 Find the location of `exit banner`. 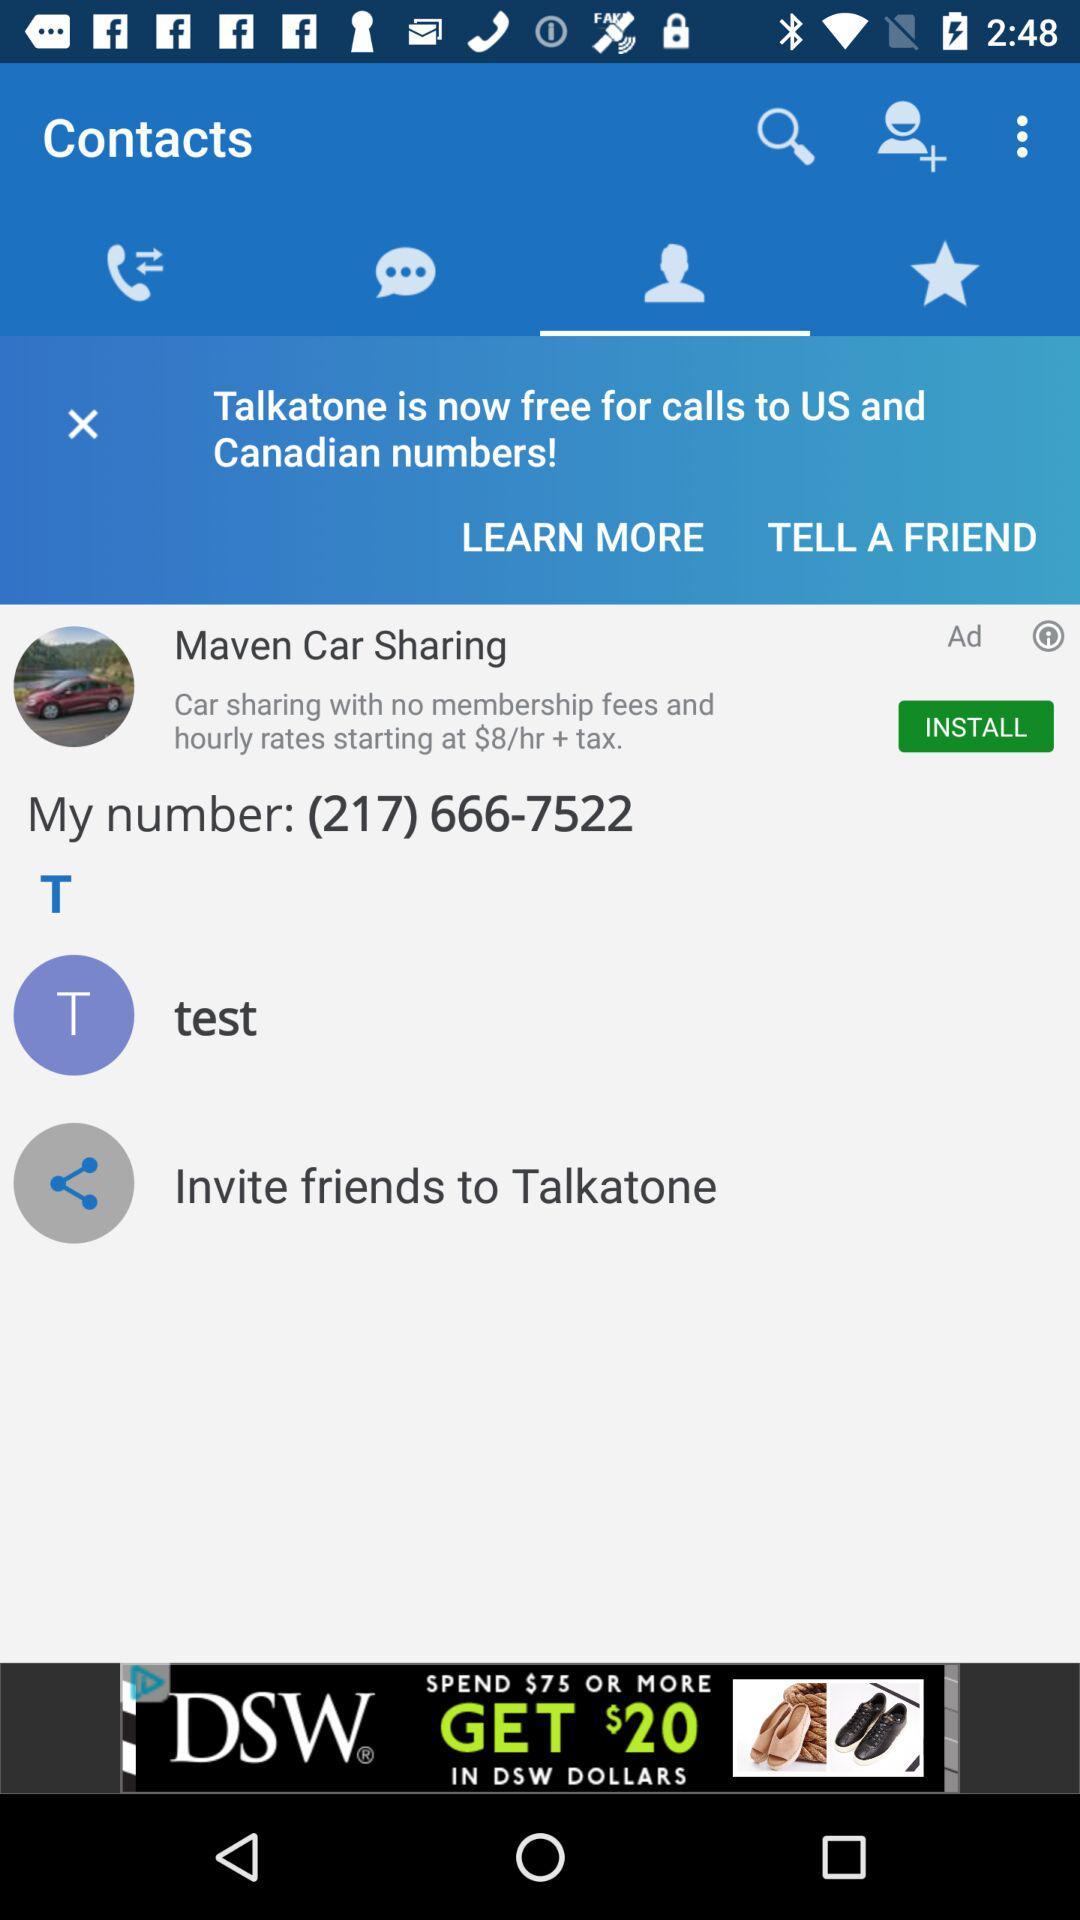

exit banner is located at coordinates (81, 419).